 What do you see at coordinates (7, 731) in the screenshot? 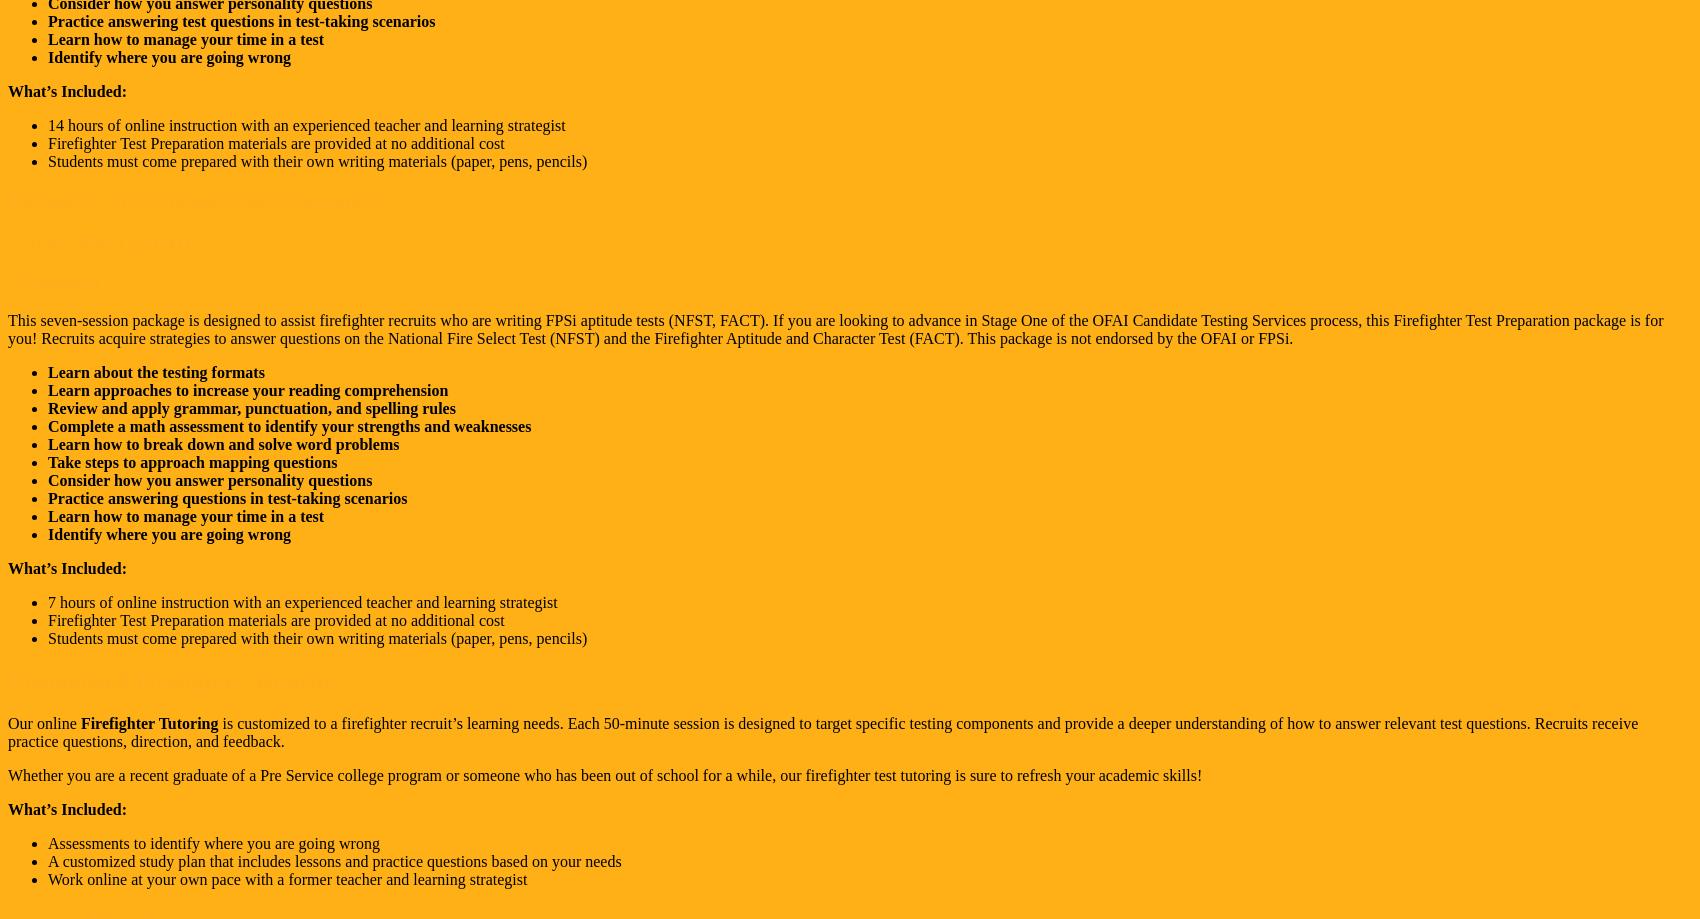
I see `'is customized to a firefighter recruit’s learning needs. Each 50-minute session is designed to target specific testing components and provide a deeper understanding of how to answer relevant test questions. Recruits receive practice questions, direction, and feedback.'` at bounding box center [7, 731].